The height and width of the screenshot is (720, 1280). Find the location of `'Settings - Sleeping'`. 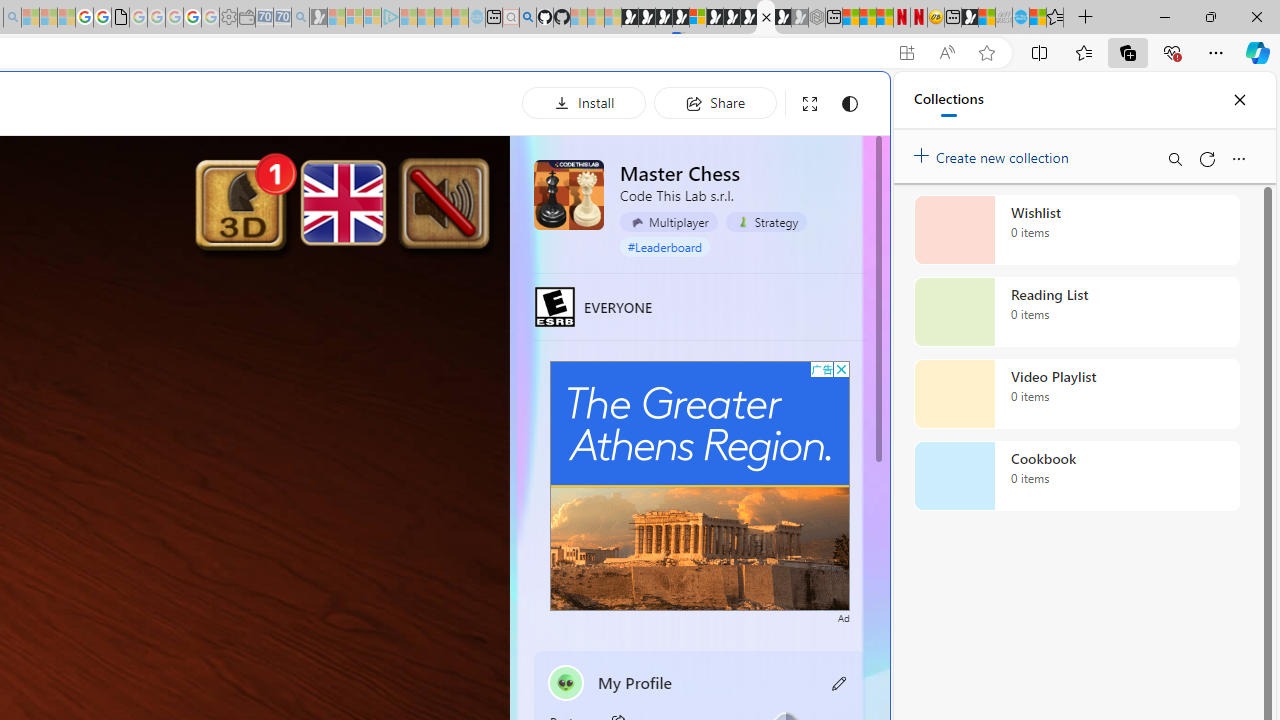

'Settings - Sleeping' is located at coordinates (228, 17).